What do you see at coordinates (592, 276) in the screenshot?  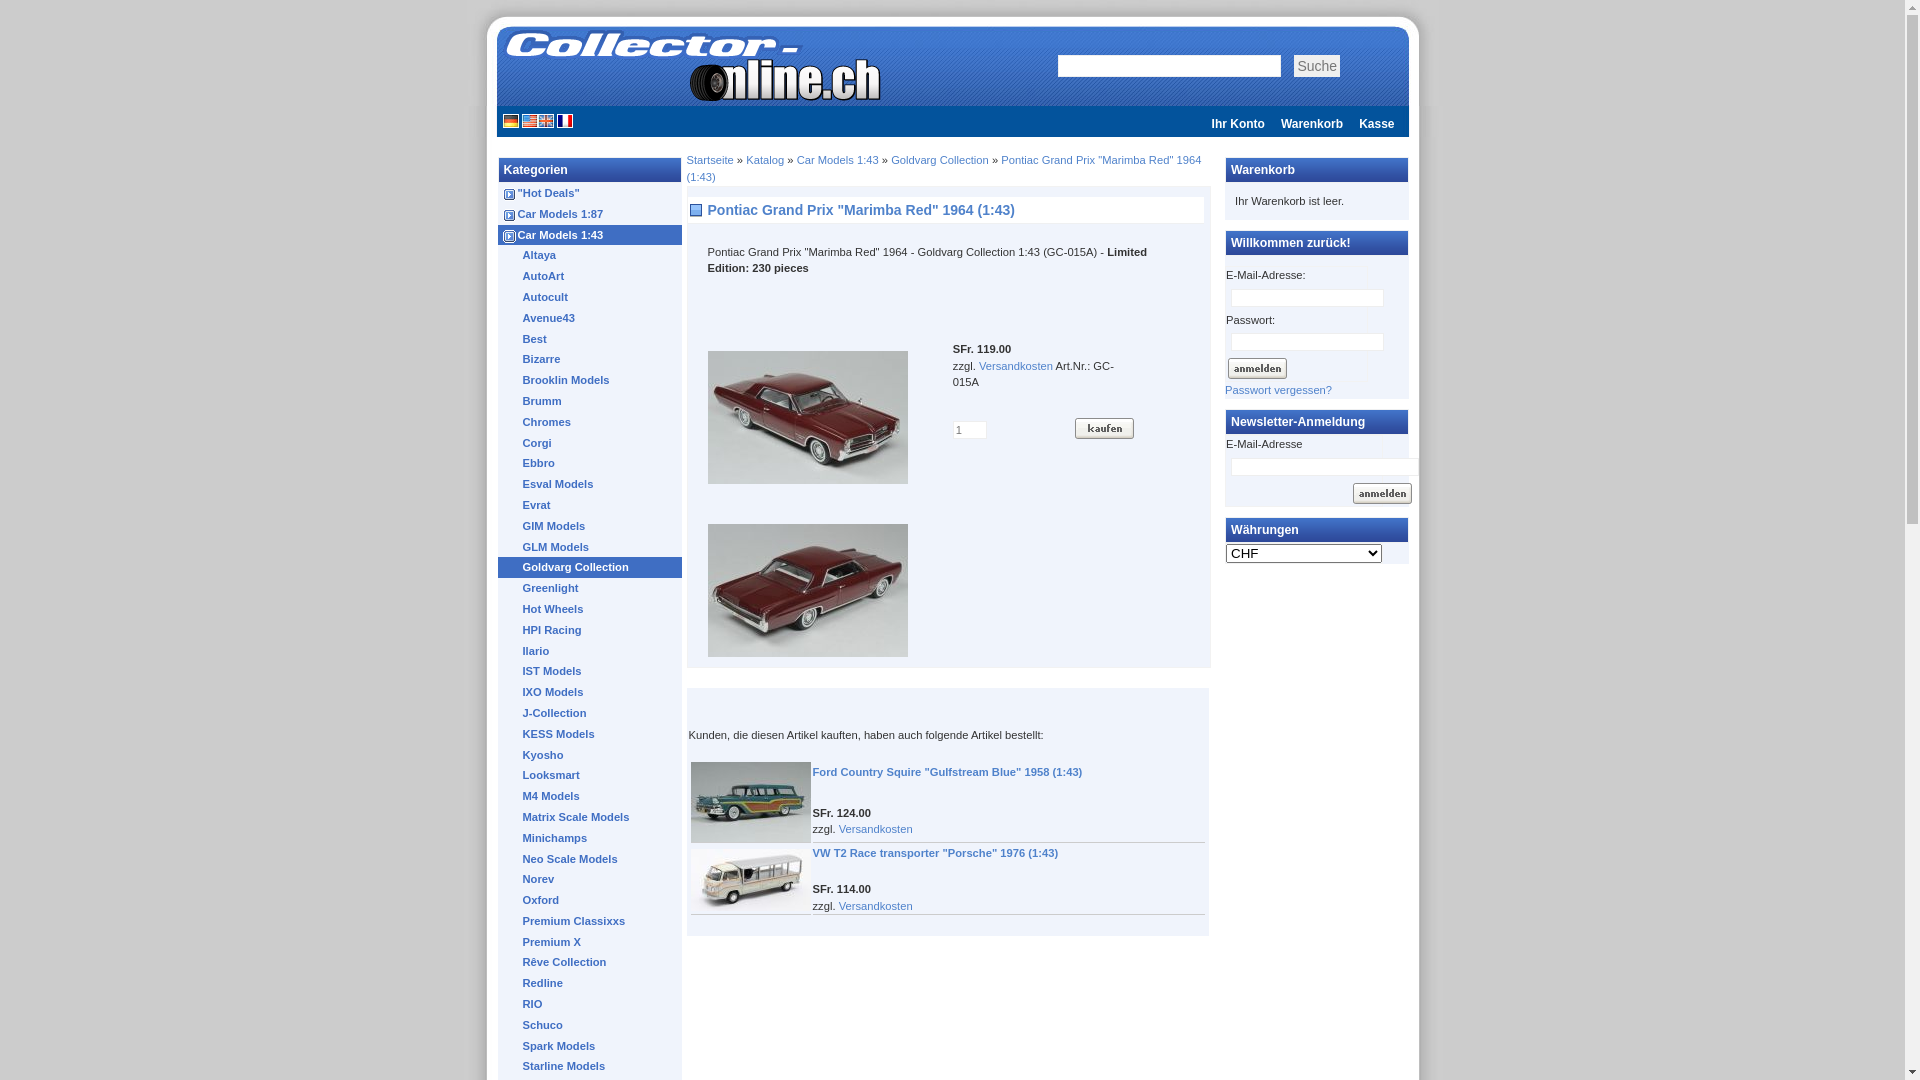 I see `'AutoArt'` at bounding box center [592, 276].